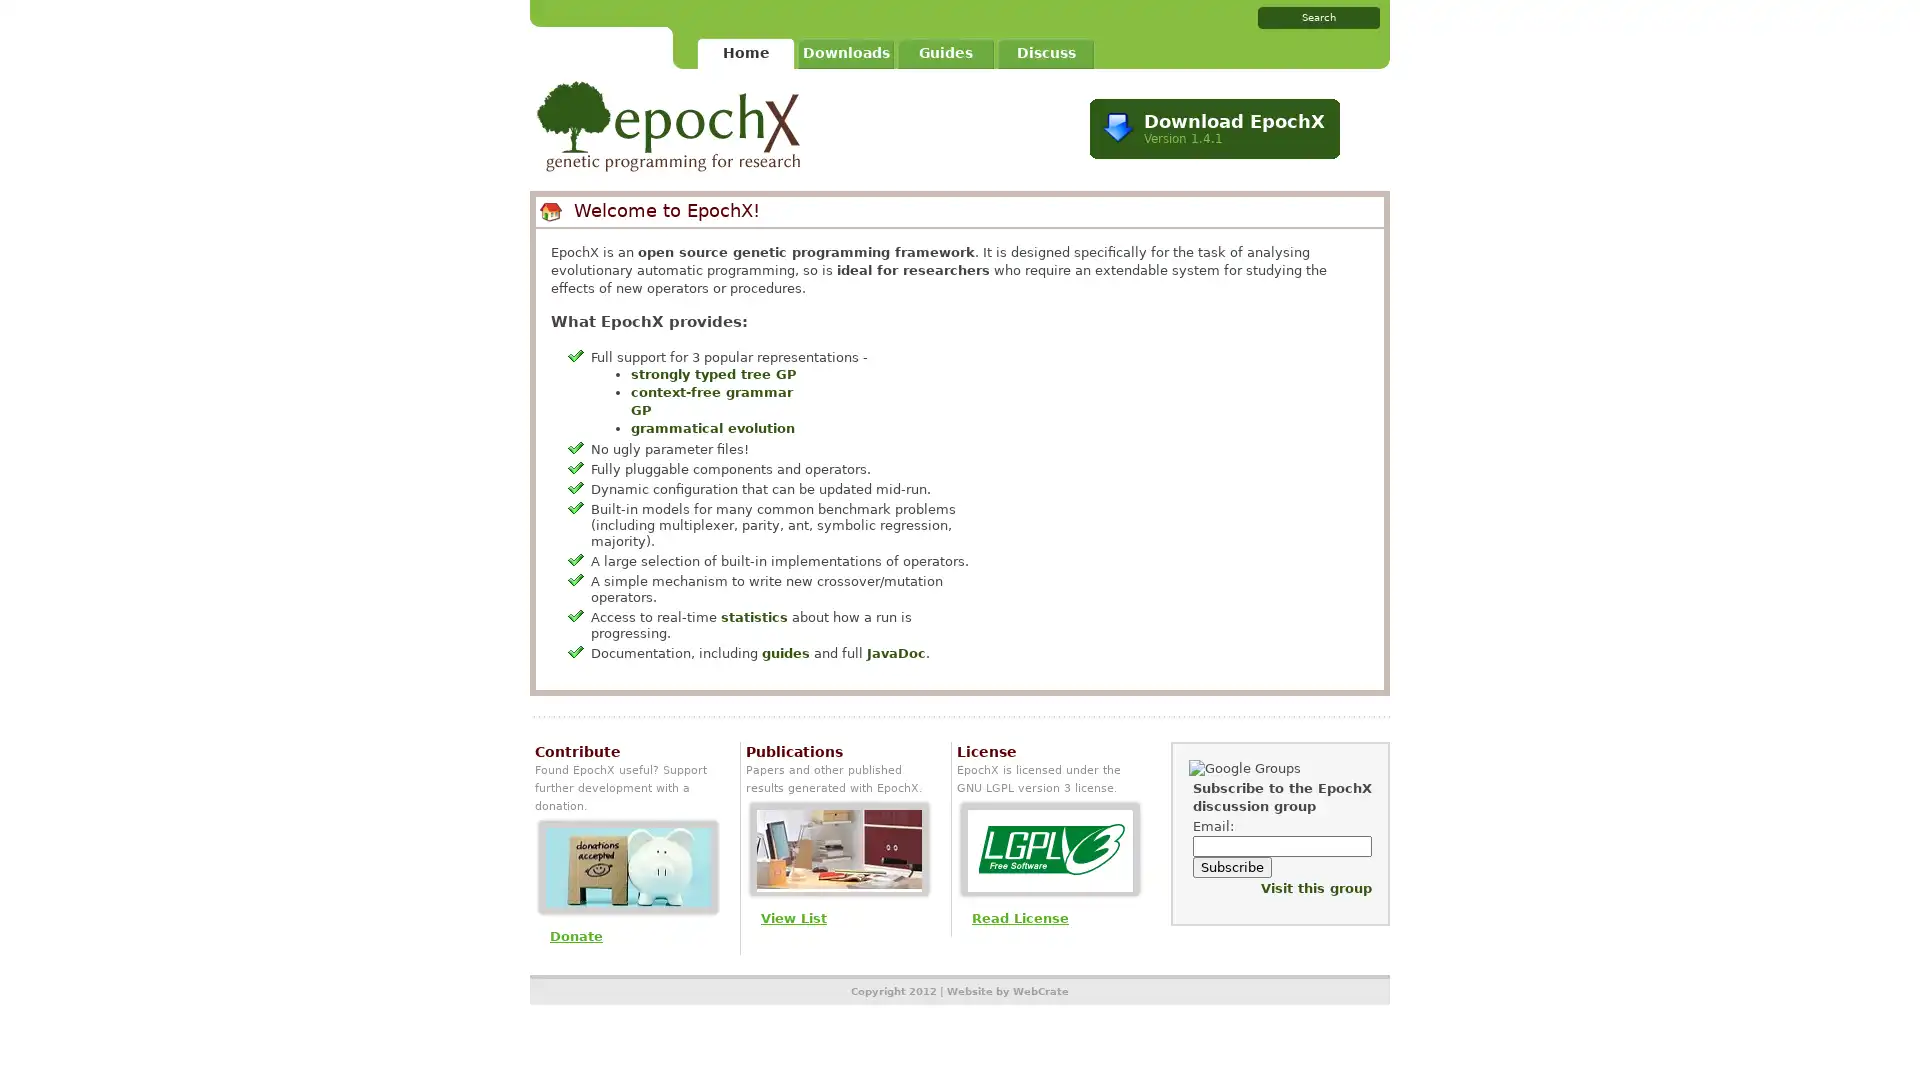  I want to click on Subscribe, so click(1231, 866).